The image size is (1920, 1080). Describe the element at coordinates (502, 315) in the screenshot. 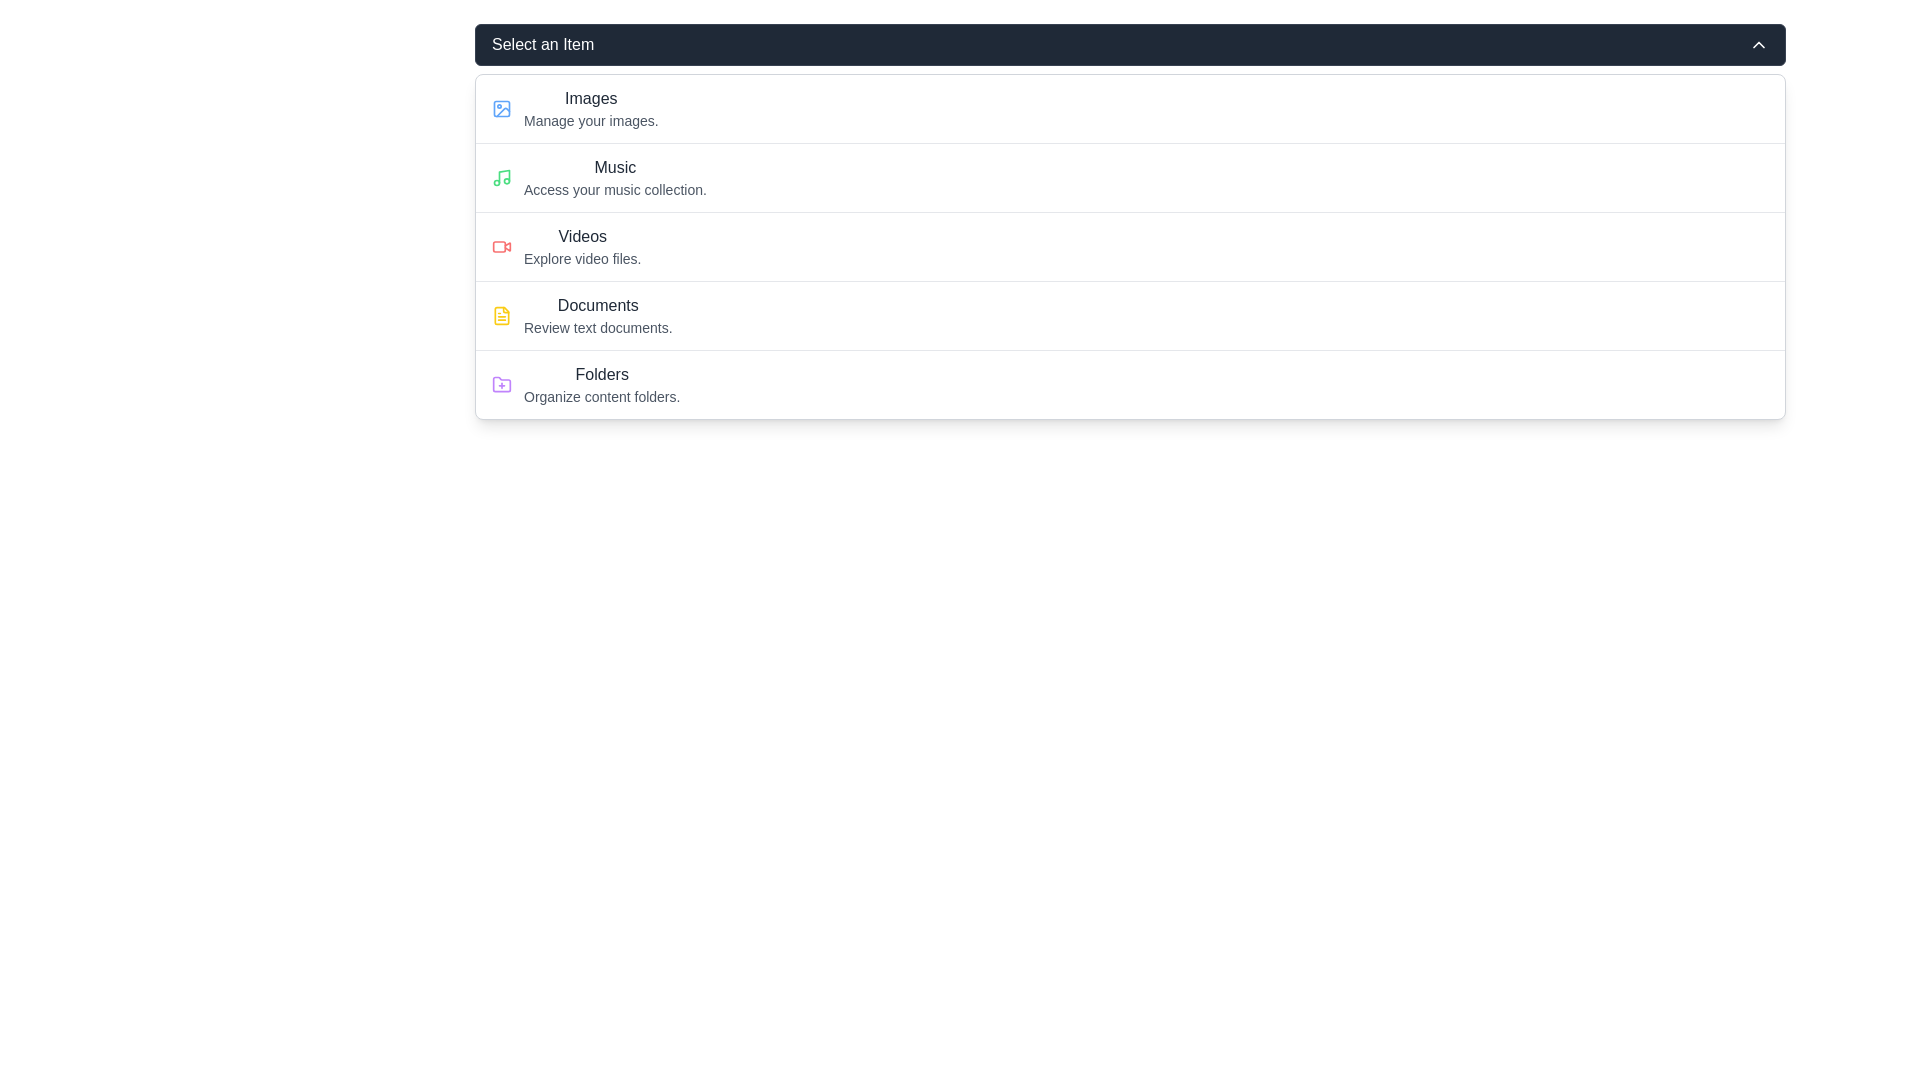

I see `the document icon located in the 'Documents' row of the dropdown menu, which features a rectangular outline with a folded corner at the top-right` at that location.